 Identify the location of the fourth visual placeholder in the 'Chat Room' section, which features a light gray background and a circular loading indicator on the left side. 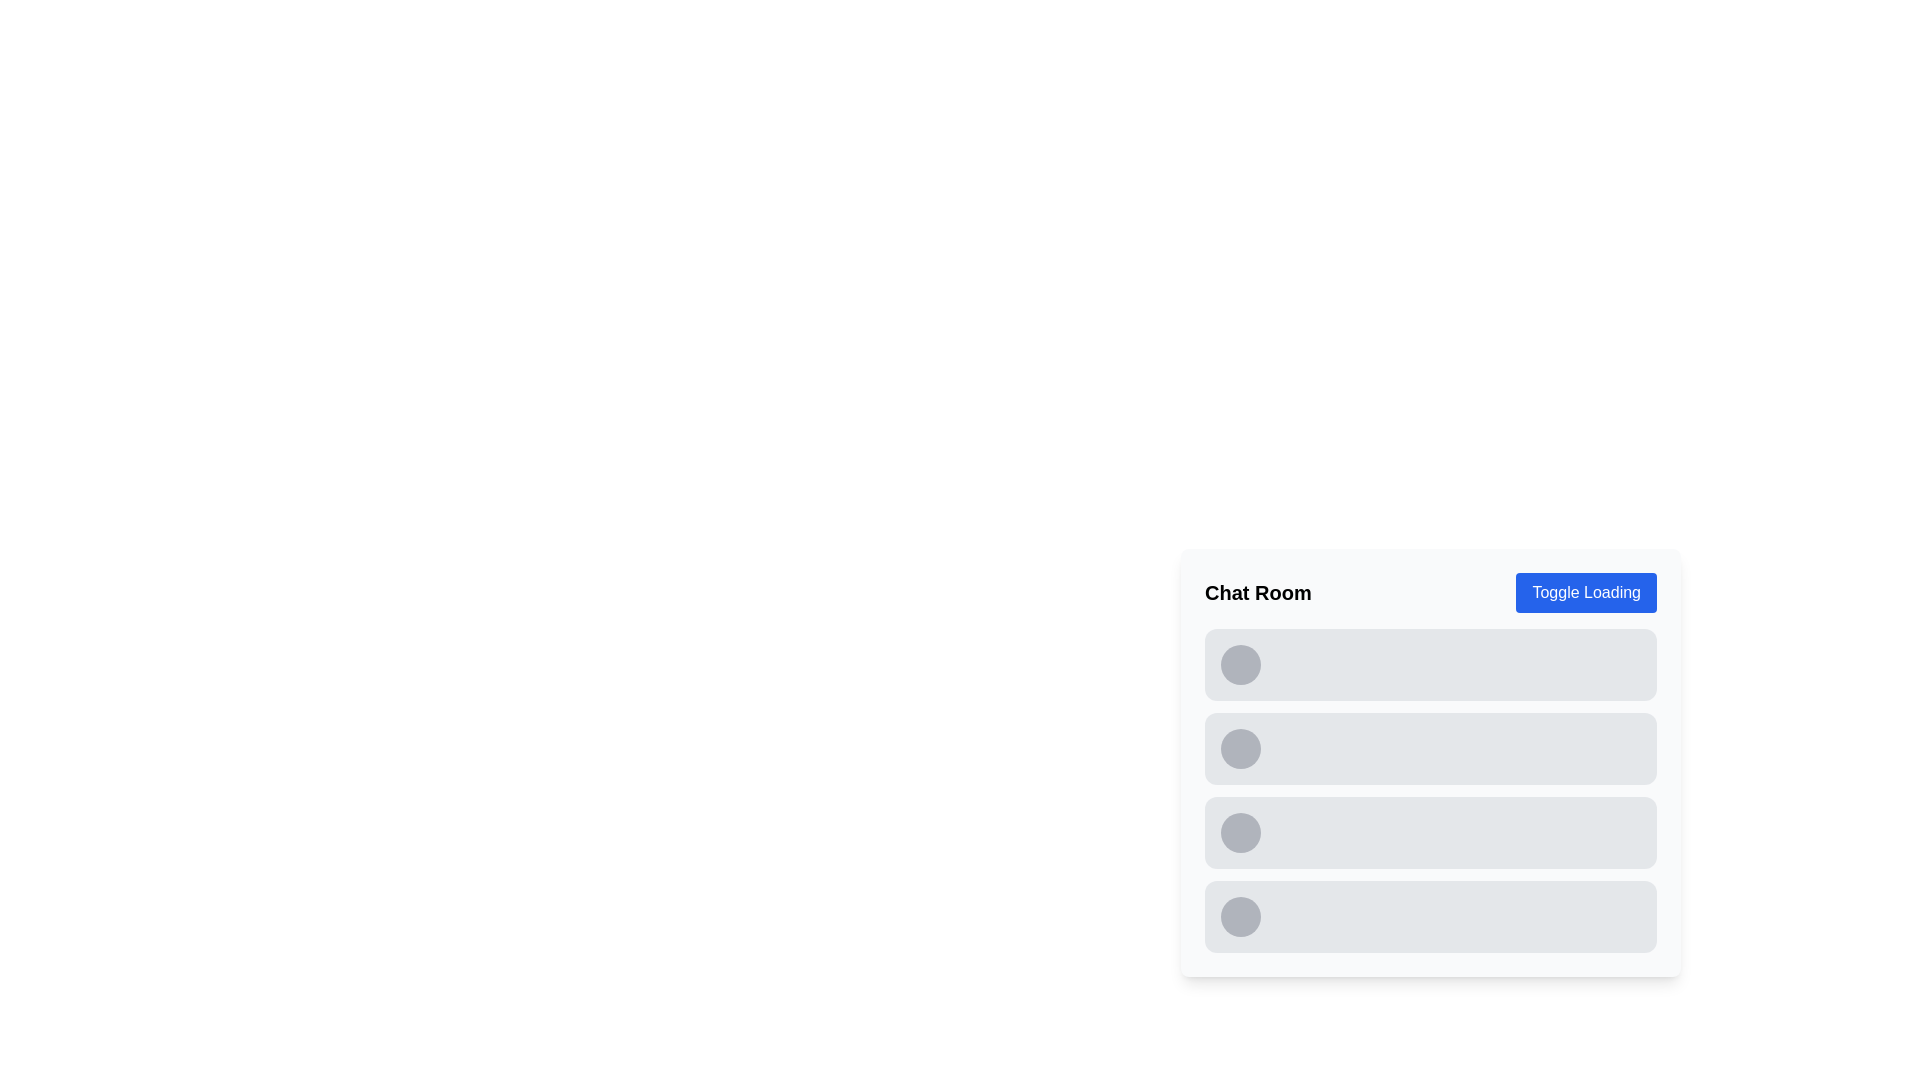
(1429, 917).